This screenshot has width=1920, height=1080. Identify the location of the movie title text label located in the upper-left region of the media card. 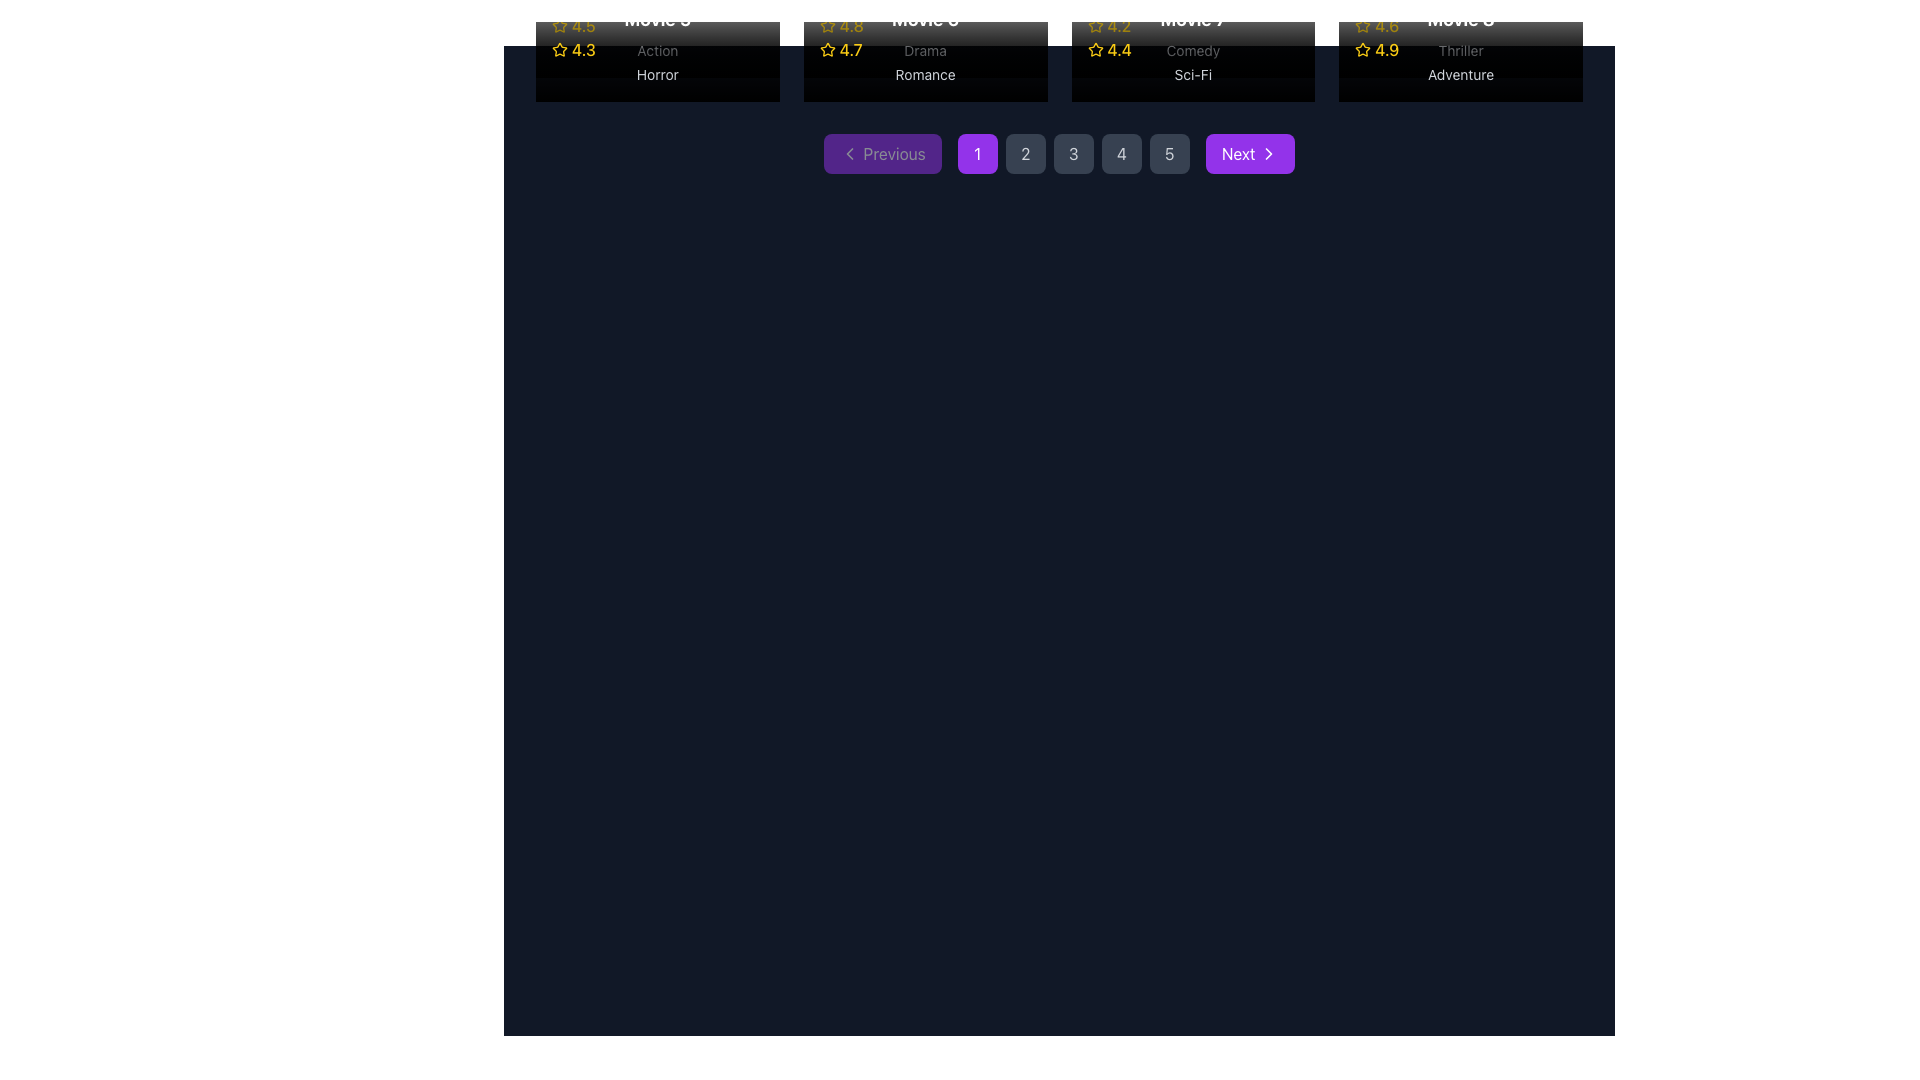
(1460, 19).